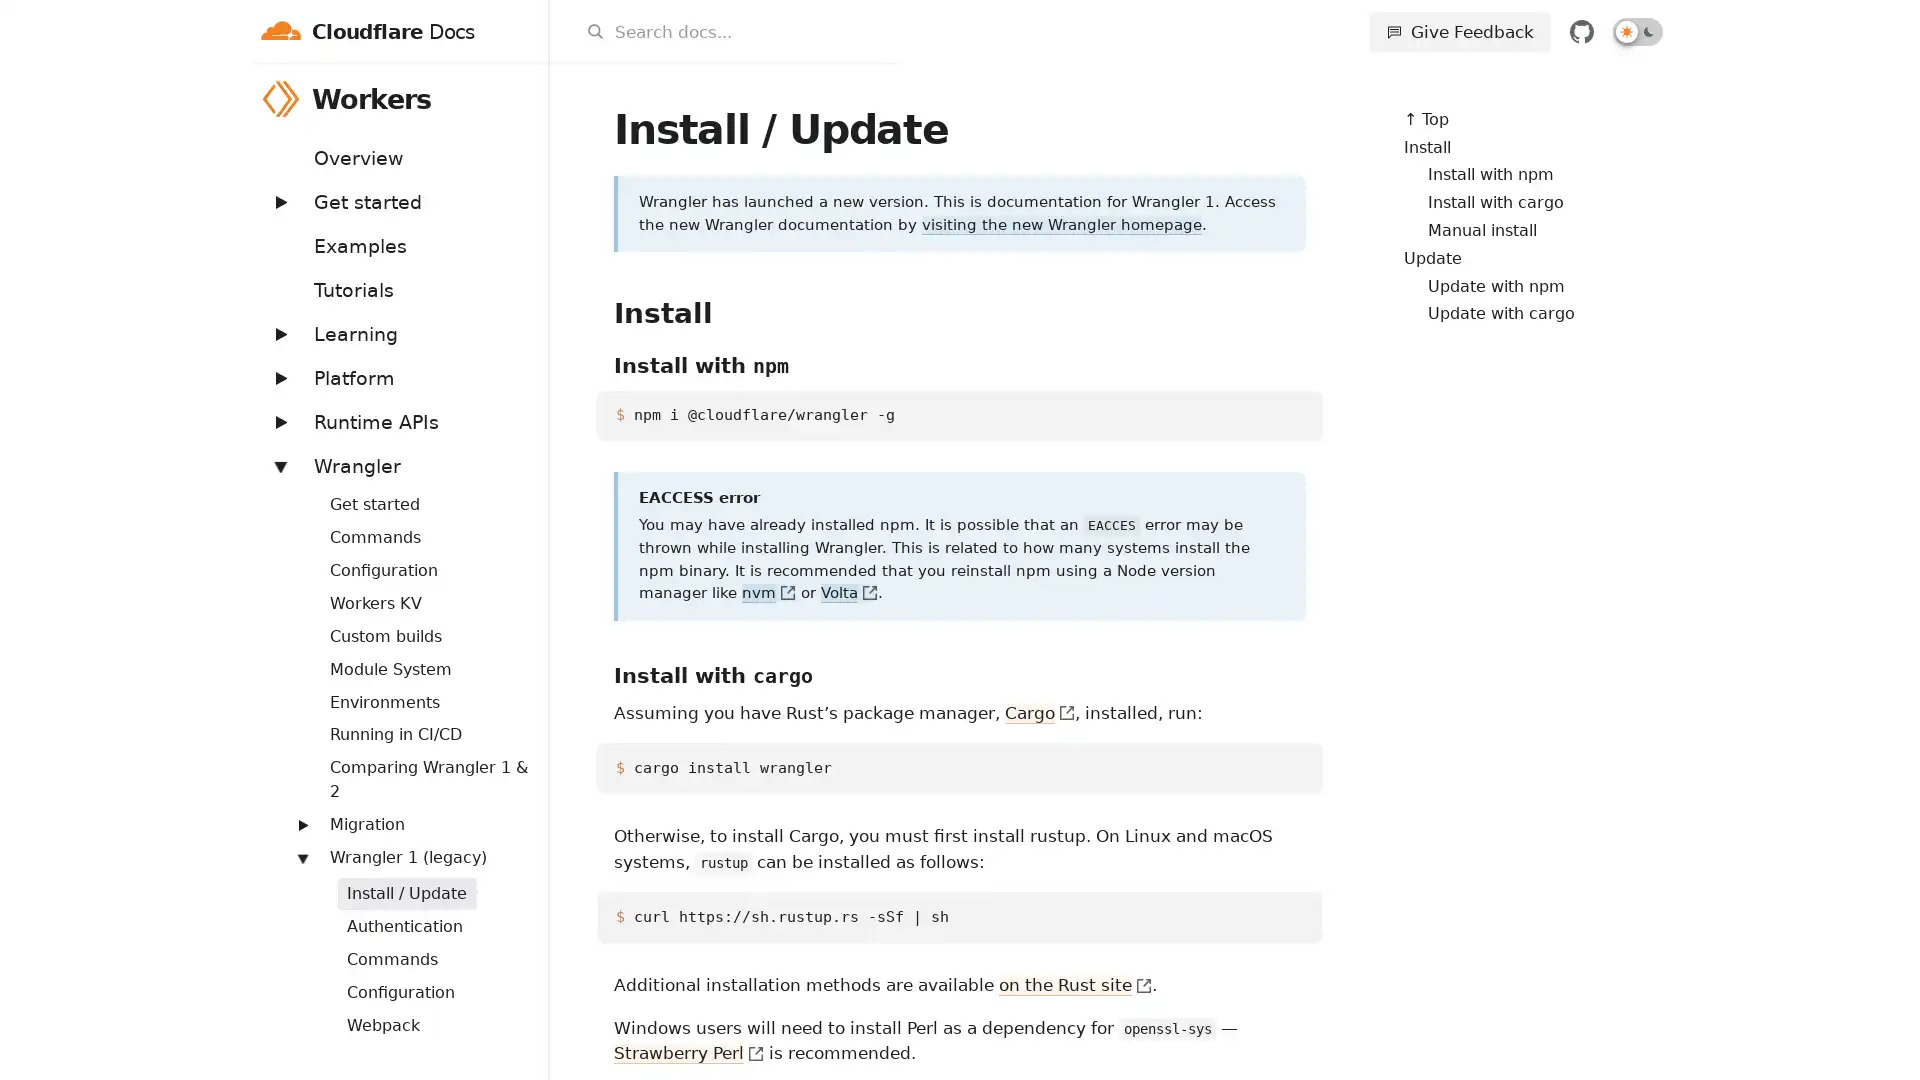 The image size is (1920, 1080). What do you see at coordinates (301, 855) in the screenshot?
I see `Expand: Wrangler 1 (legacy)` at bounding box center [301, 855].